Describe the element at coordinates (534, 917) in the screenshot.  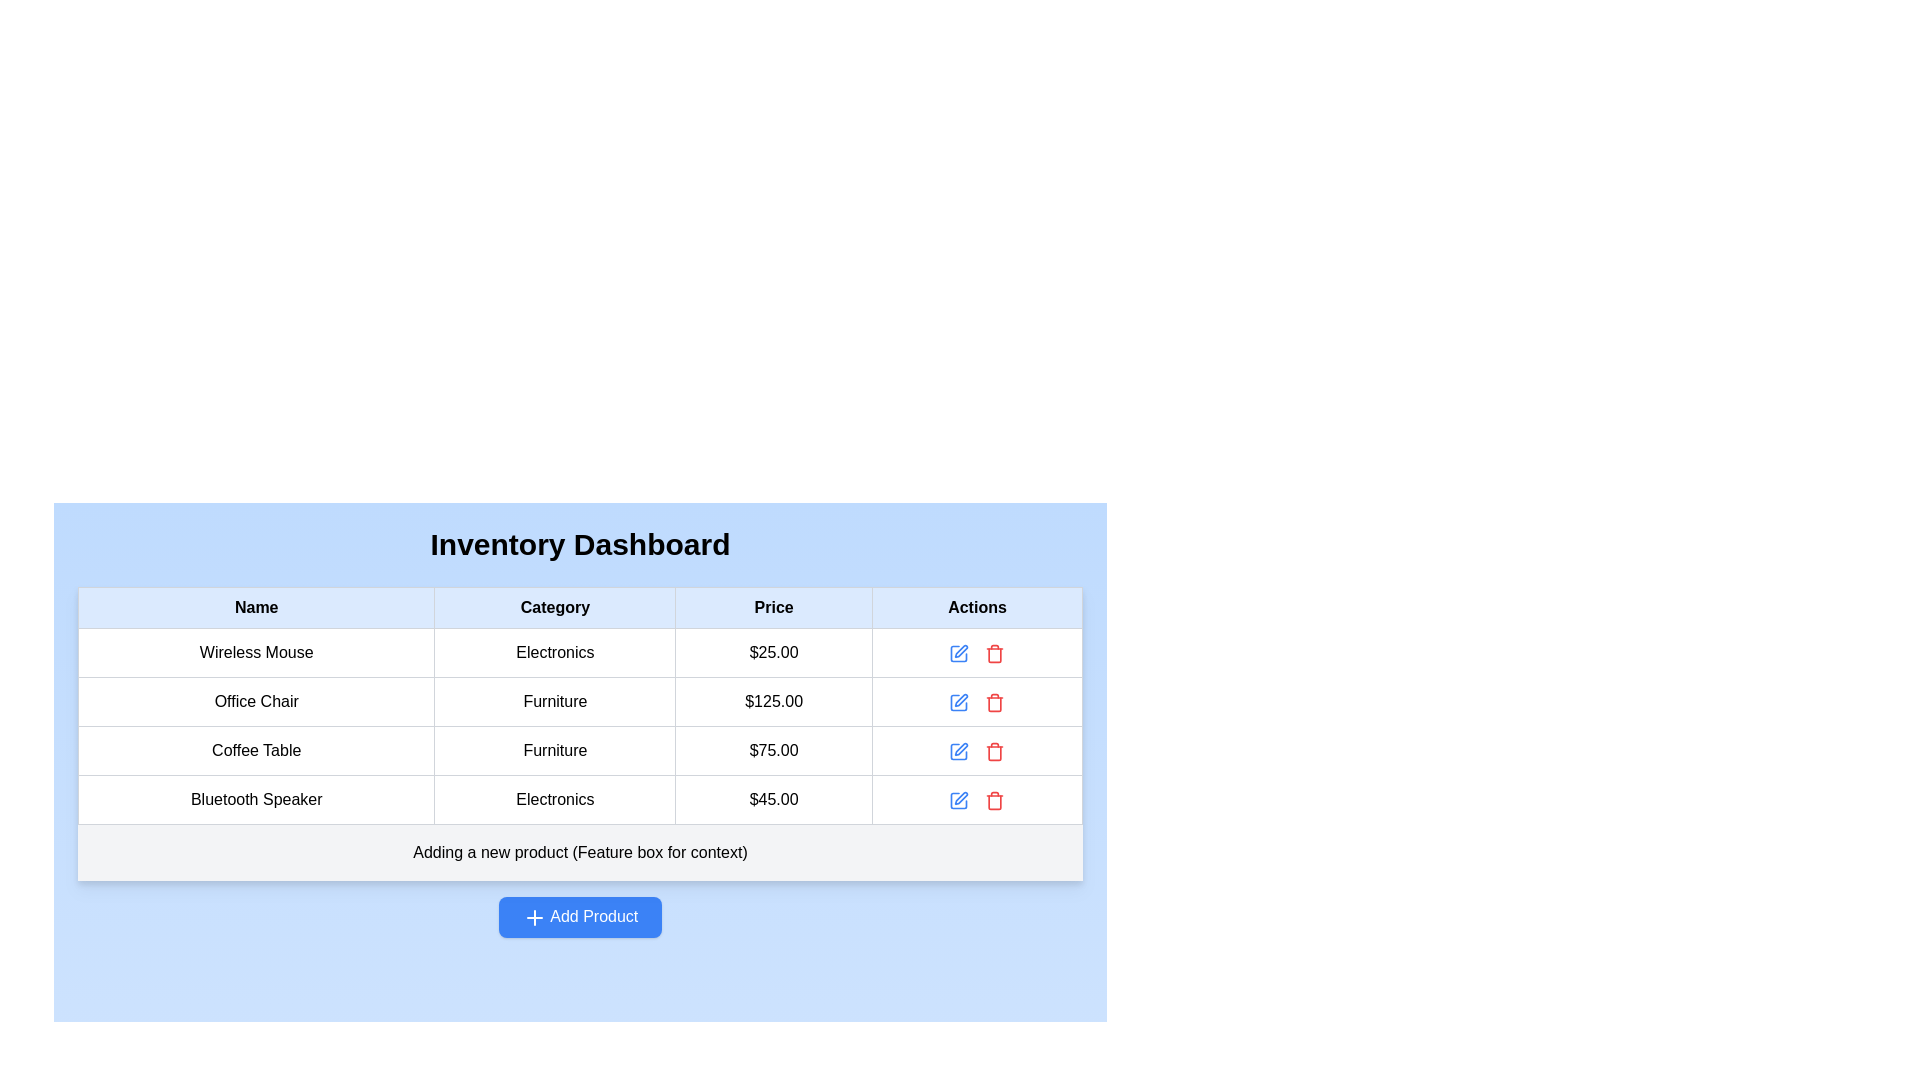
I see `the plus icon within the 'Add Product' button` at that location.